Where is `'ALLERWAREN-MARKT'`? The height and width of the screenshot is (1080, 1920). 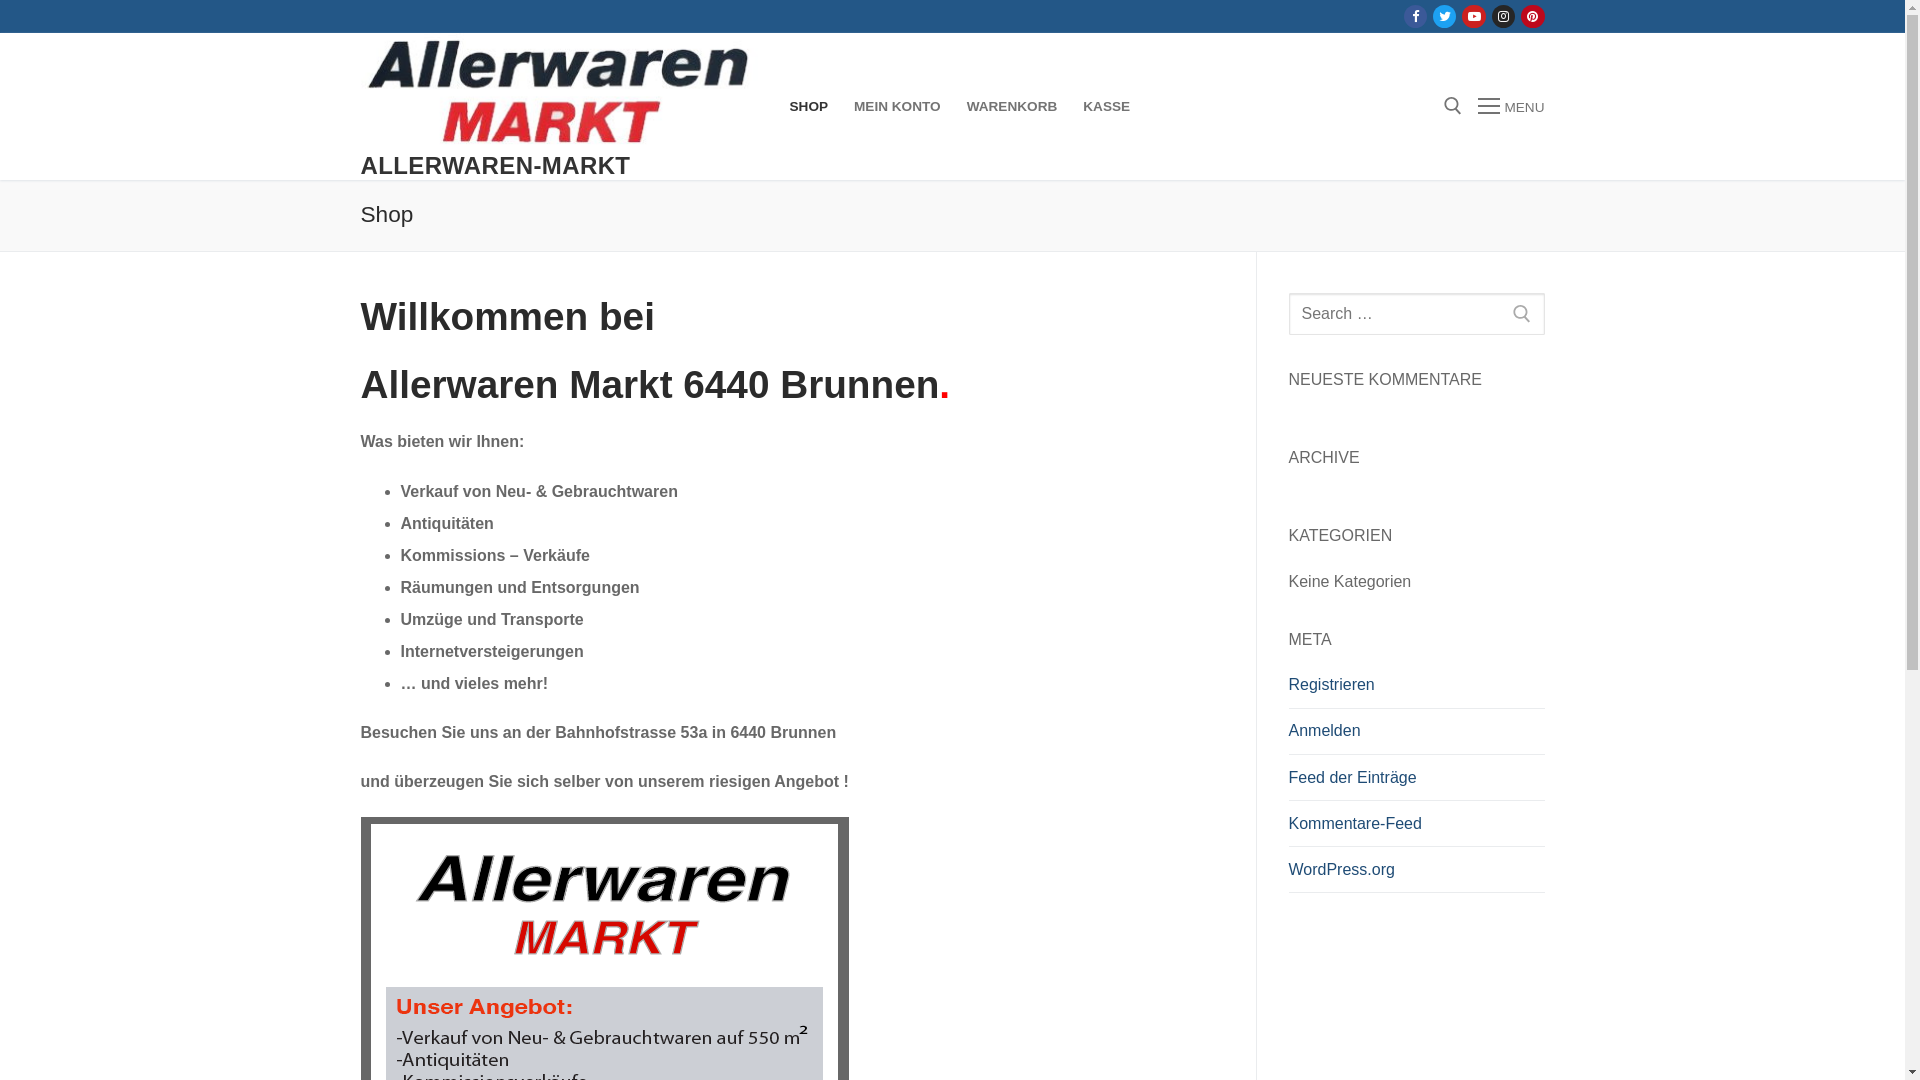
'ALLERWAREN-MARKT' is located at coordinates (494, 164).